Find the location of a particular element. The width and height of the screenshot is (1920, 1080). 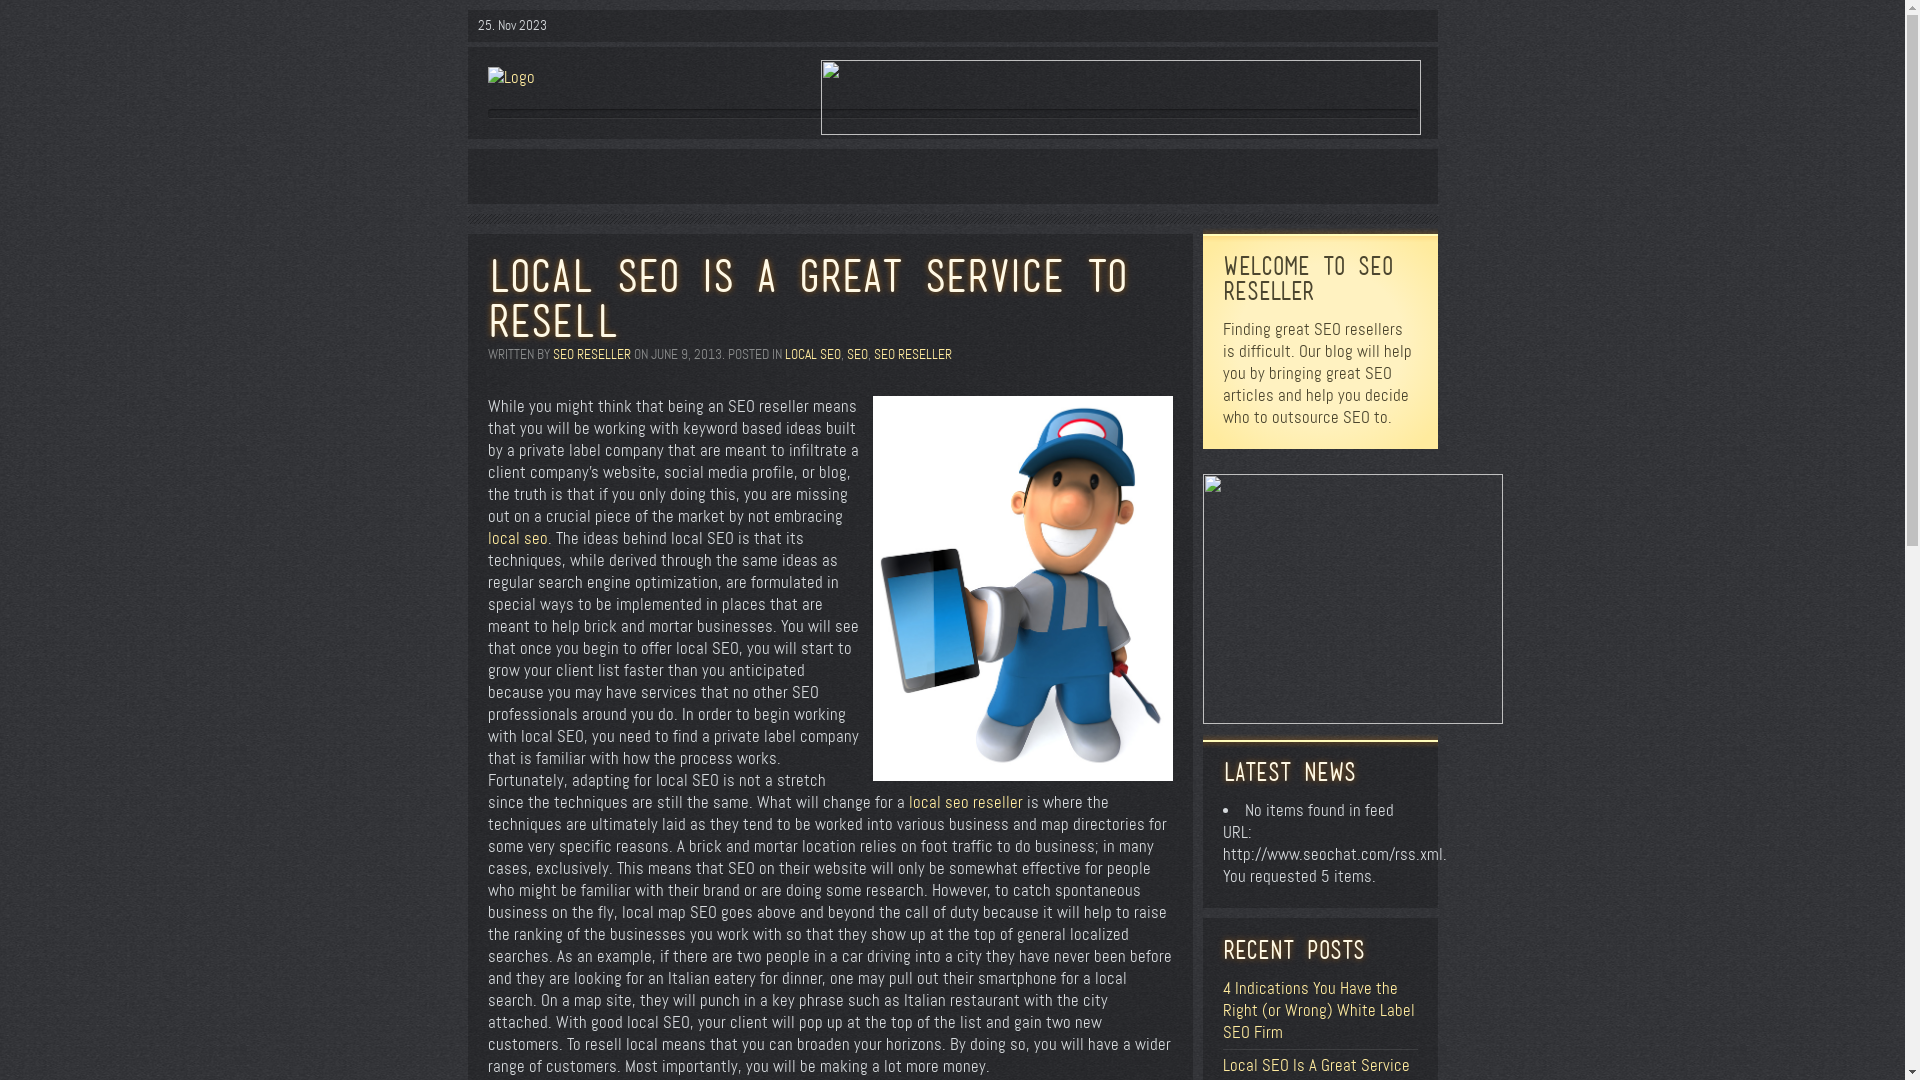

'local seo' is located at coordinates (518, 537).